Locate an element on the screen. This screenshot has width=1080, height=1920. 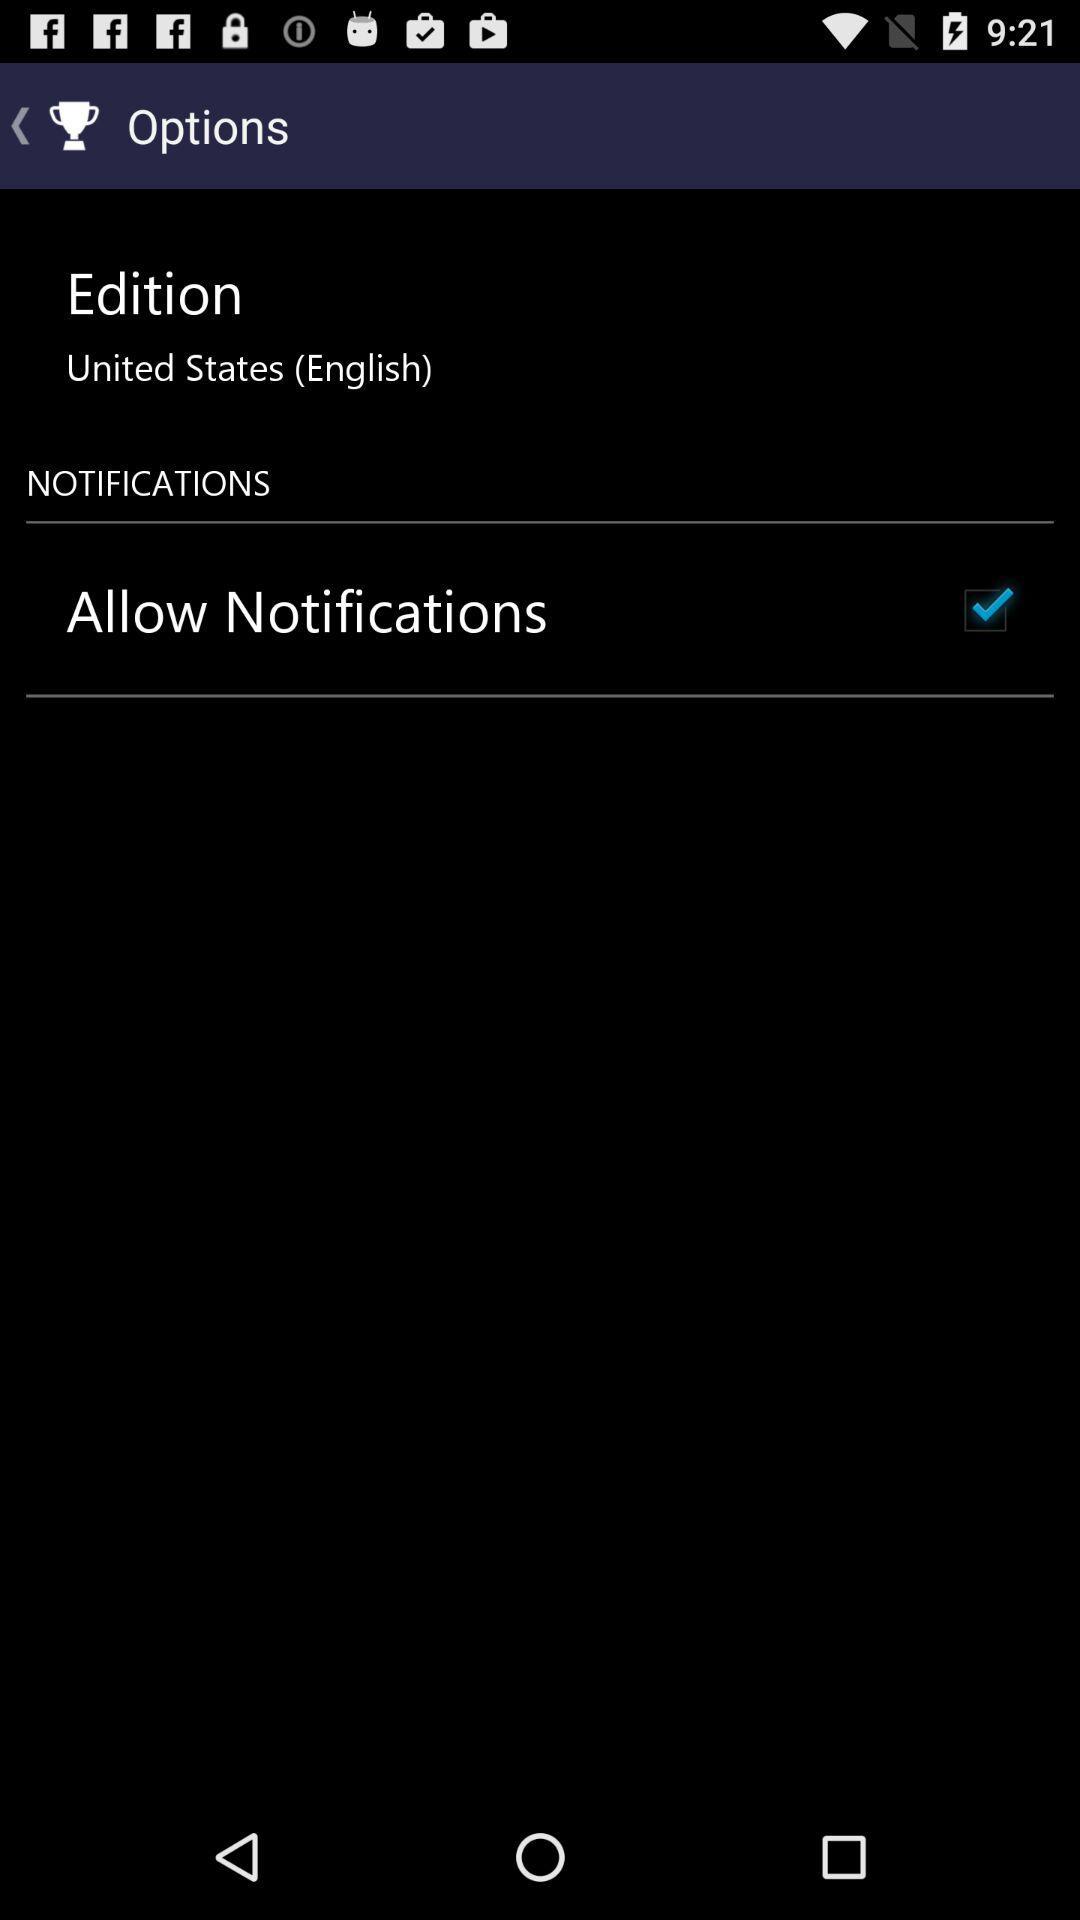
icon to the right of the allow notifications icon is located at coordinates (984, 609).